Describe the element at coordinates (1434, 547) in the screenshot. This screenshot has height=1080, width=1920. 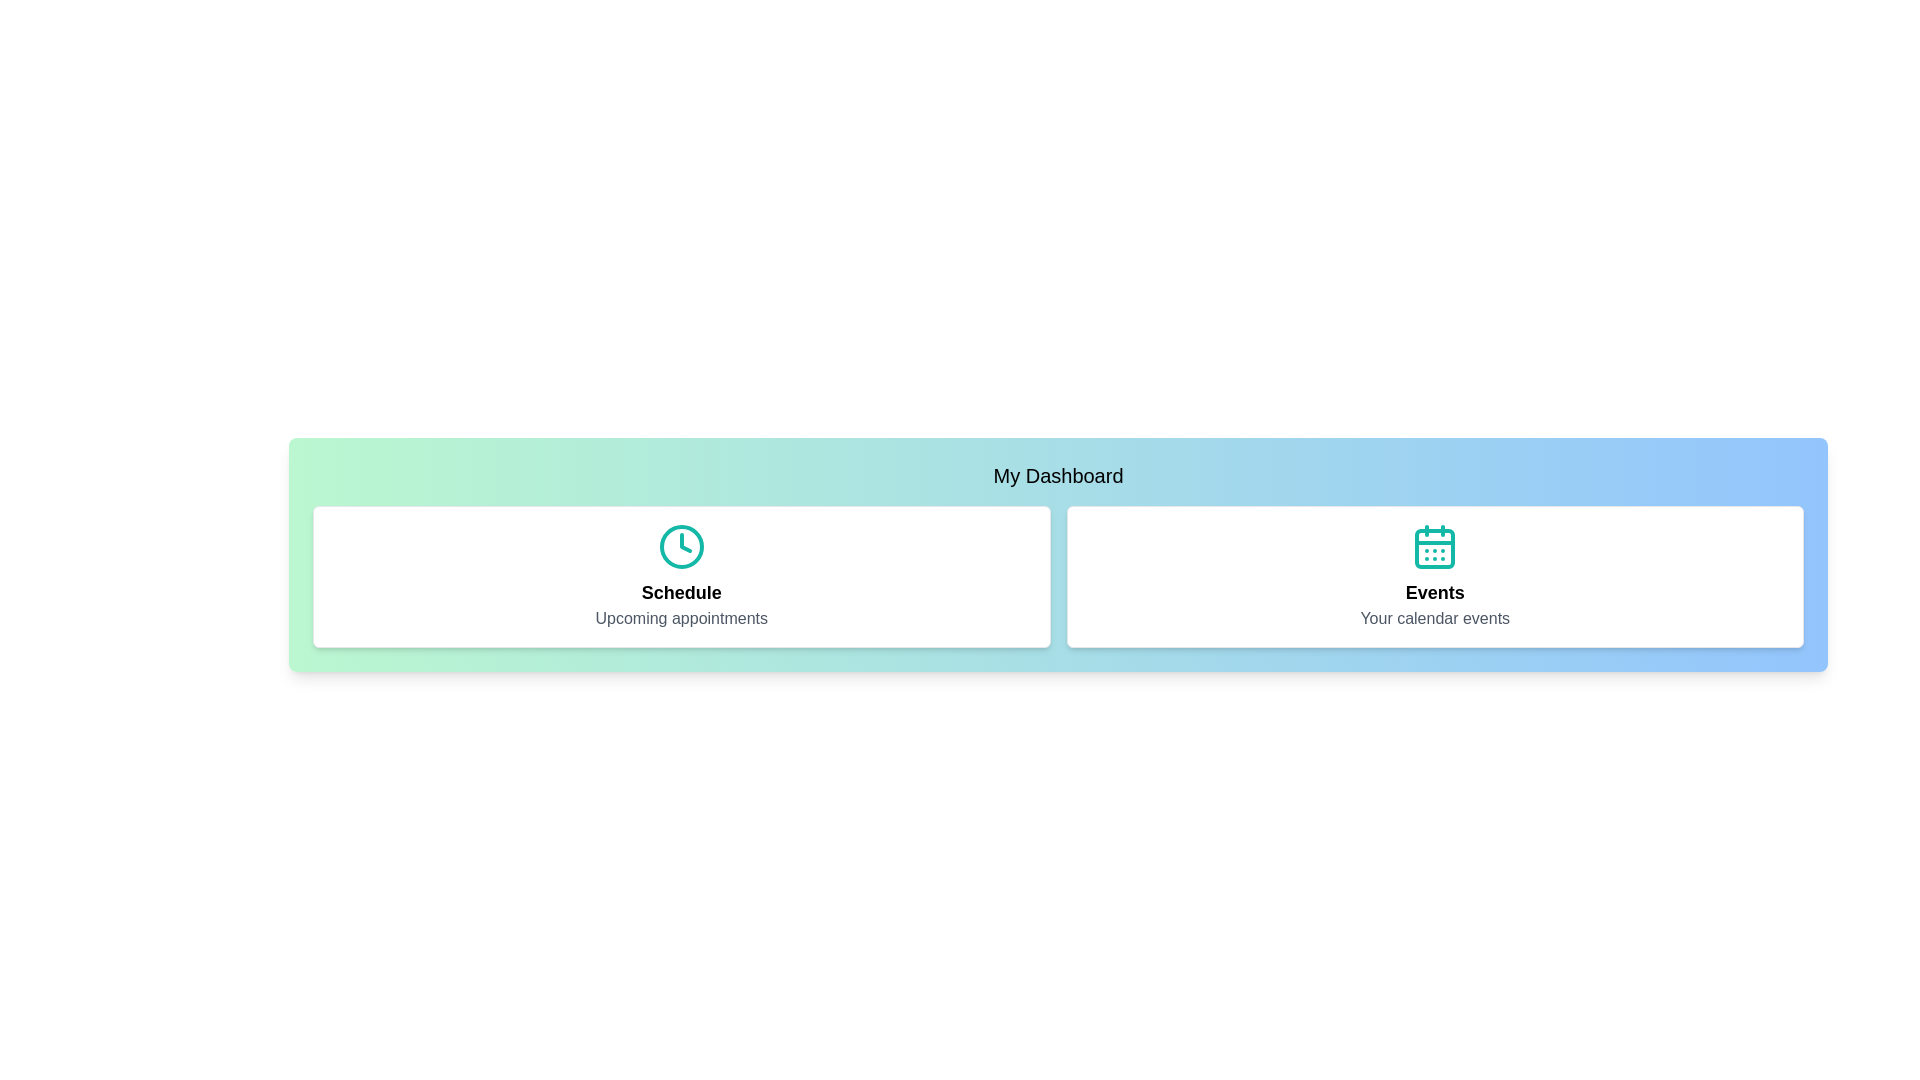
I see `the teal calendar icon with circular dots located in the top section of the 'Events' card, positioned to the right of the 'Schedule' card, above the text 'Events'` at that location.